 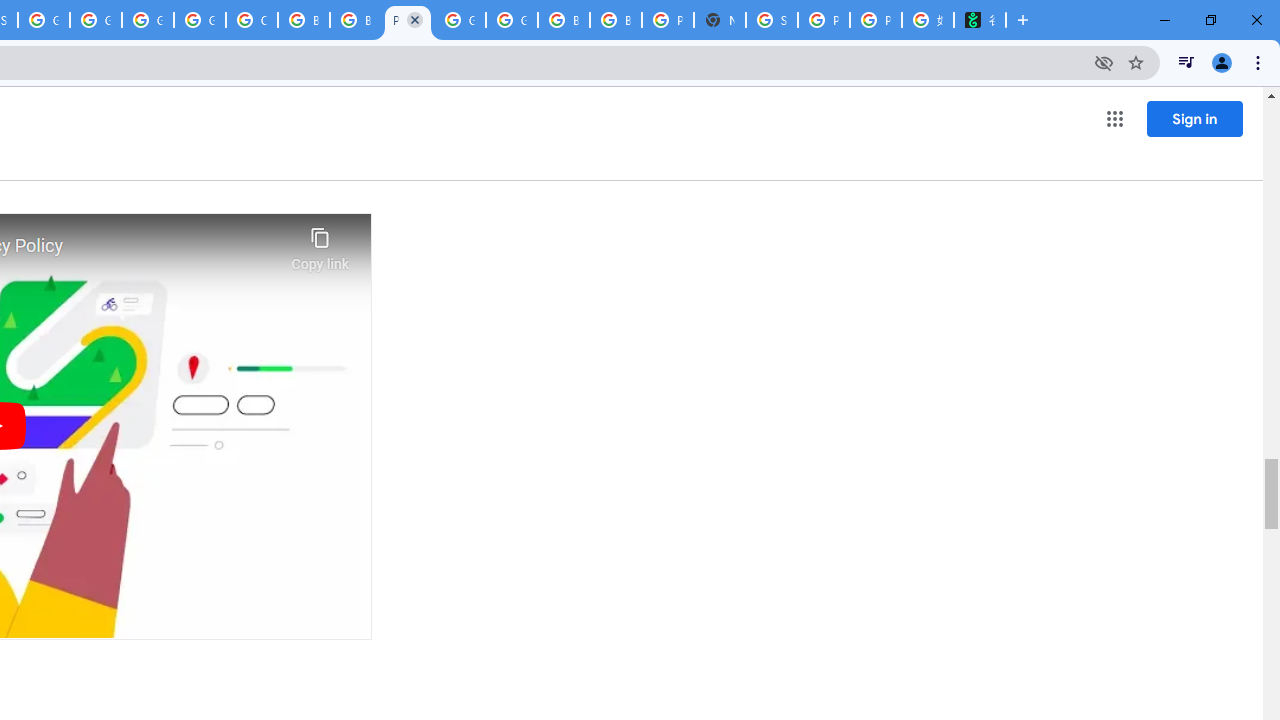 What do you see at coordinates (320, 243) in the screenshot?
I see `'Copy link'` at bounding box center [320, 243].